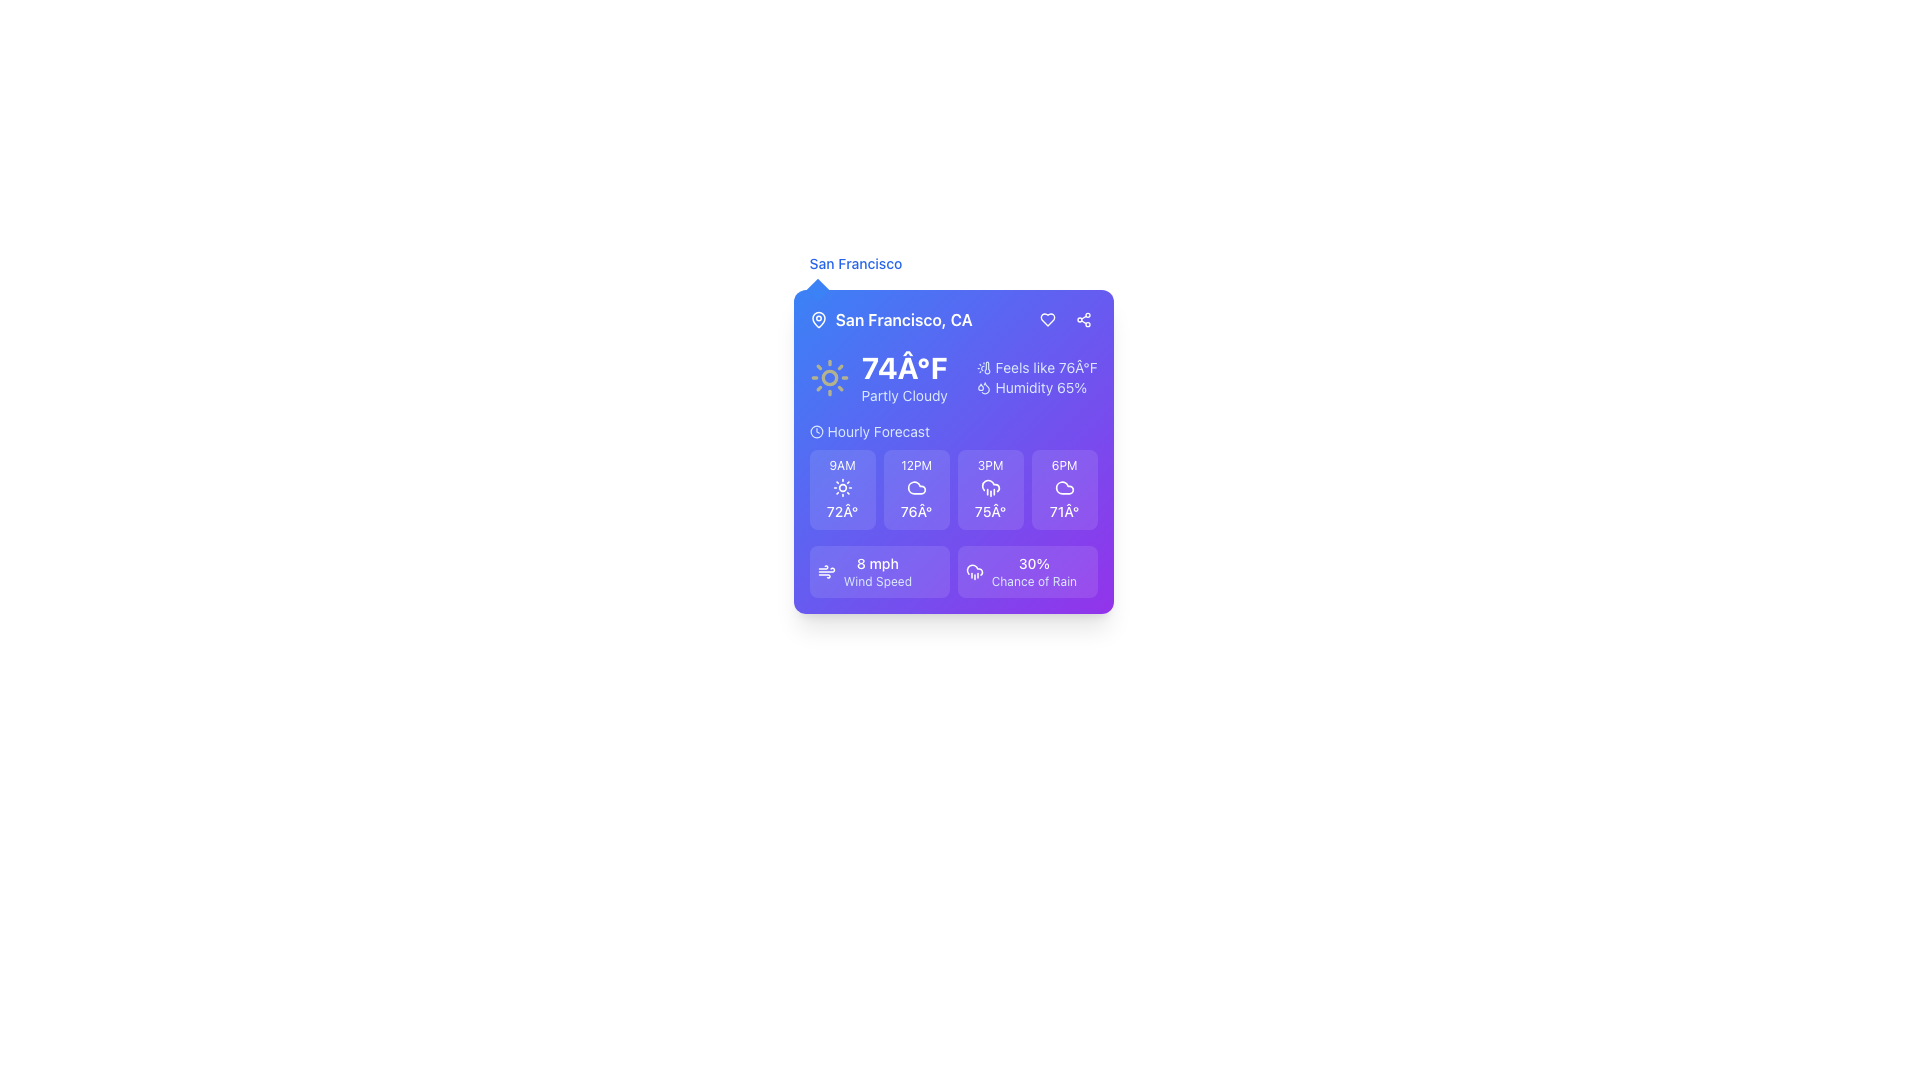 The image size is (1920, 1080). Describe the element at coordinates (1037, 367) in the screenshot. I see `the 'Feels like 76°F' text label with thermometer icon, located in the top right portion of the weather card interface` at that location.